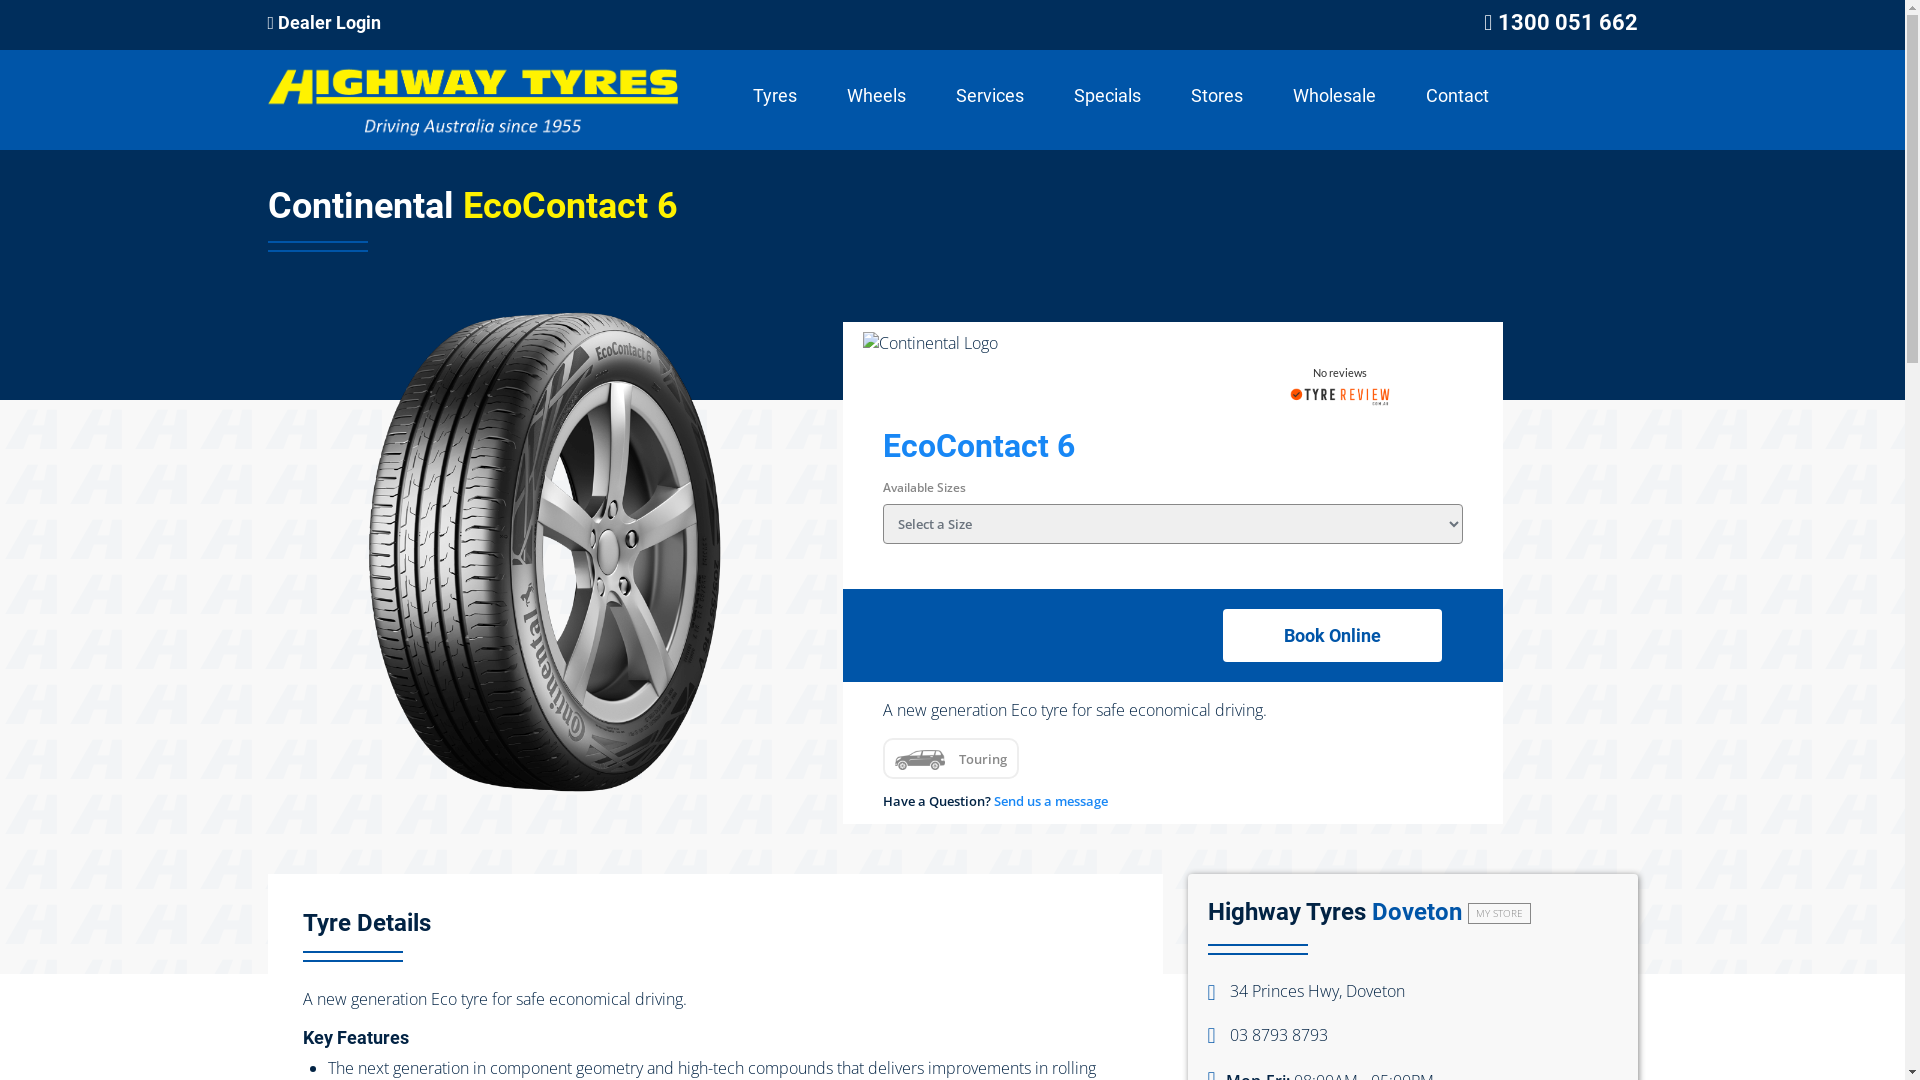  Describe the element at coordinates (1214, 95) in the screenshot. I see `'Stores'` at that location.